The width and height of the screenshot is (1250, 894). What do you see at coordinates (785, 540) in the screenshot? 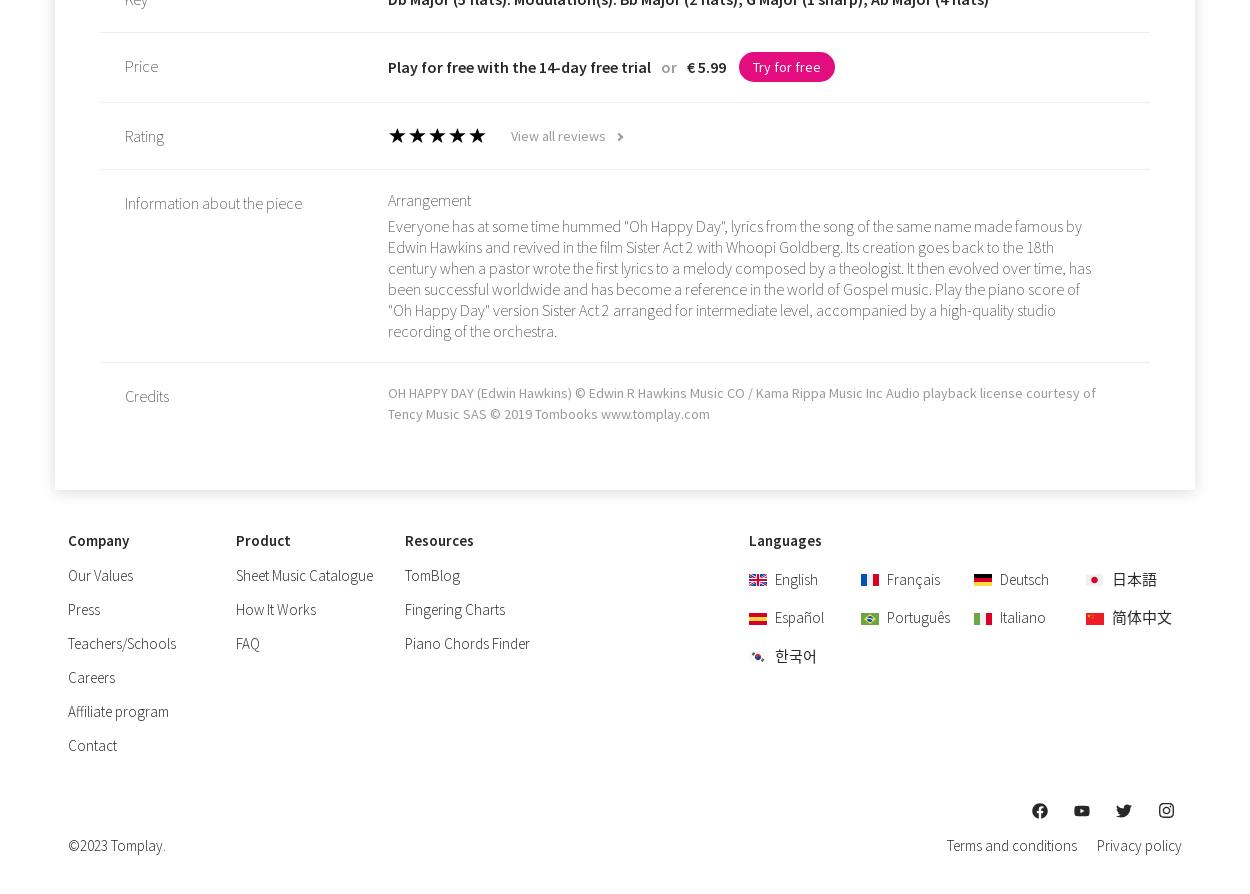
I see `'Languages'` at bounding box center [785, 540].